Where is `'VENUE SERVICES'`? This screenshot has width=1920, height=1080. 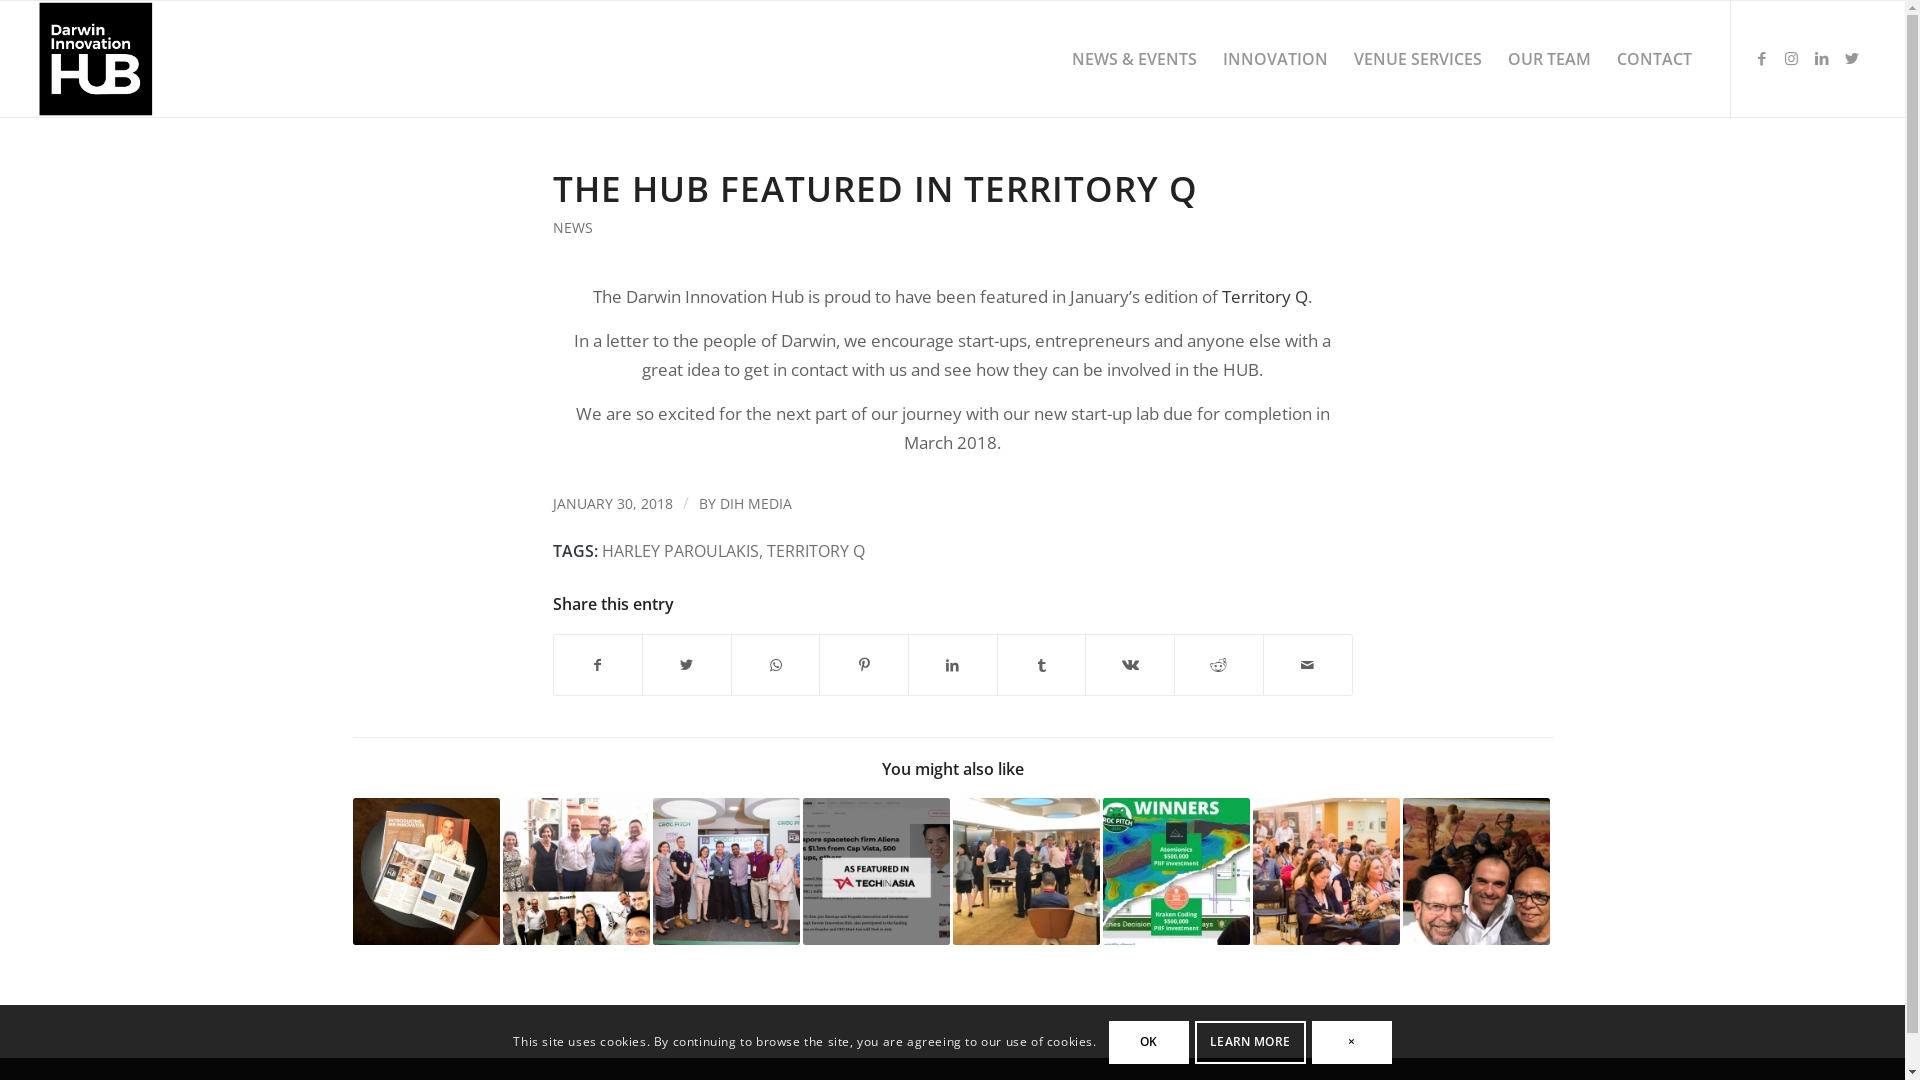 'VENUE SERVICES' is located at coordinates (1416, 57).